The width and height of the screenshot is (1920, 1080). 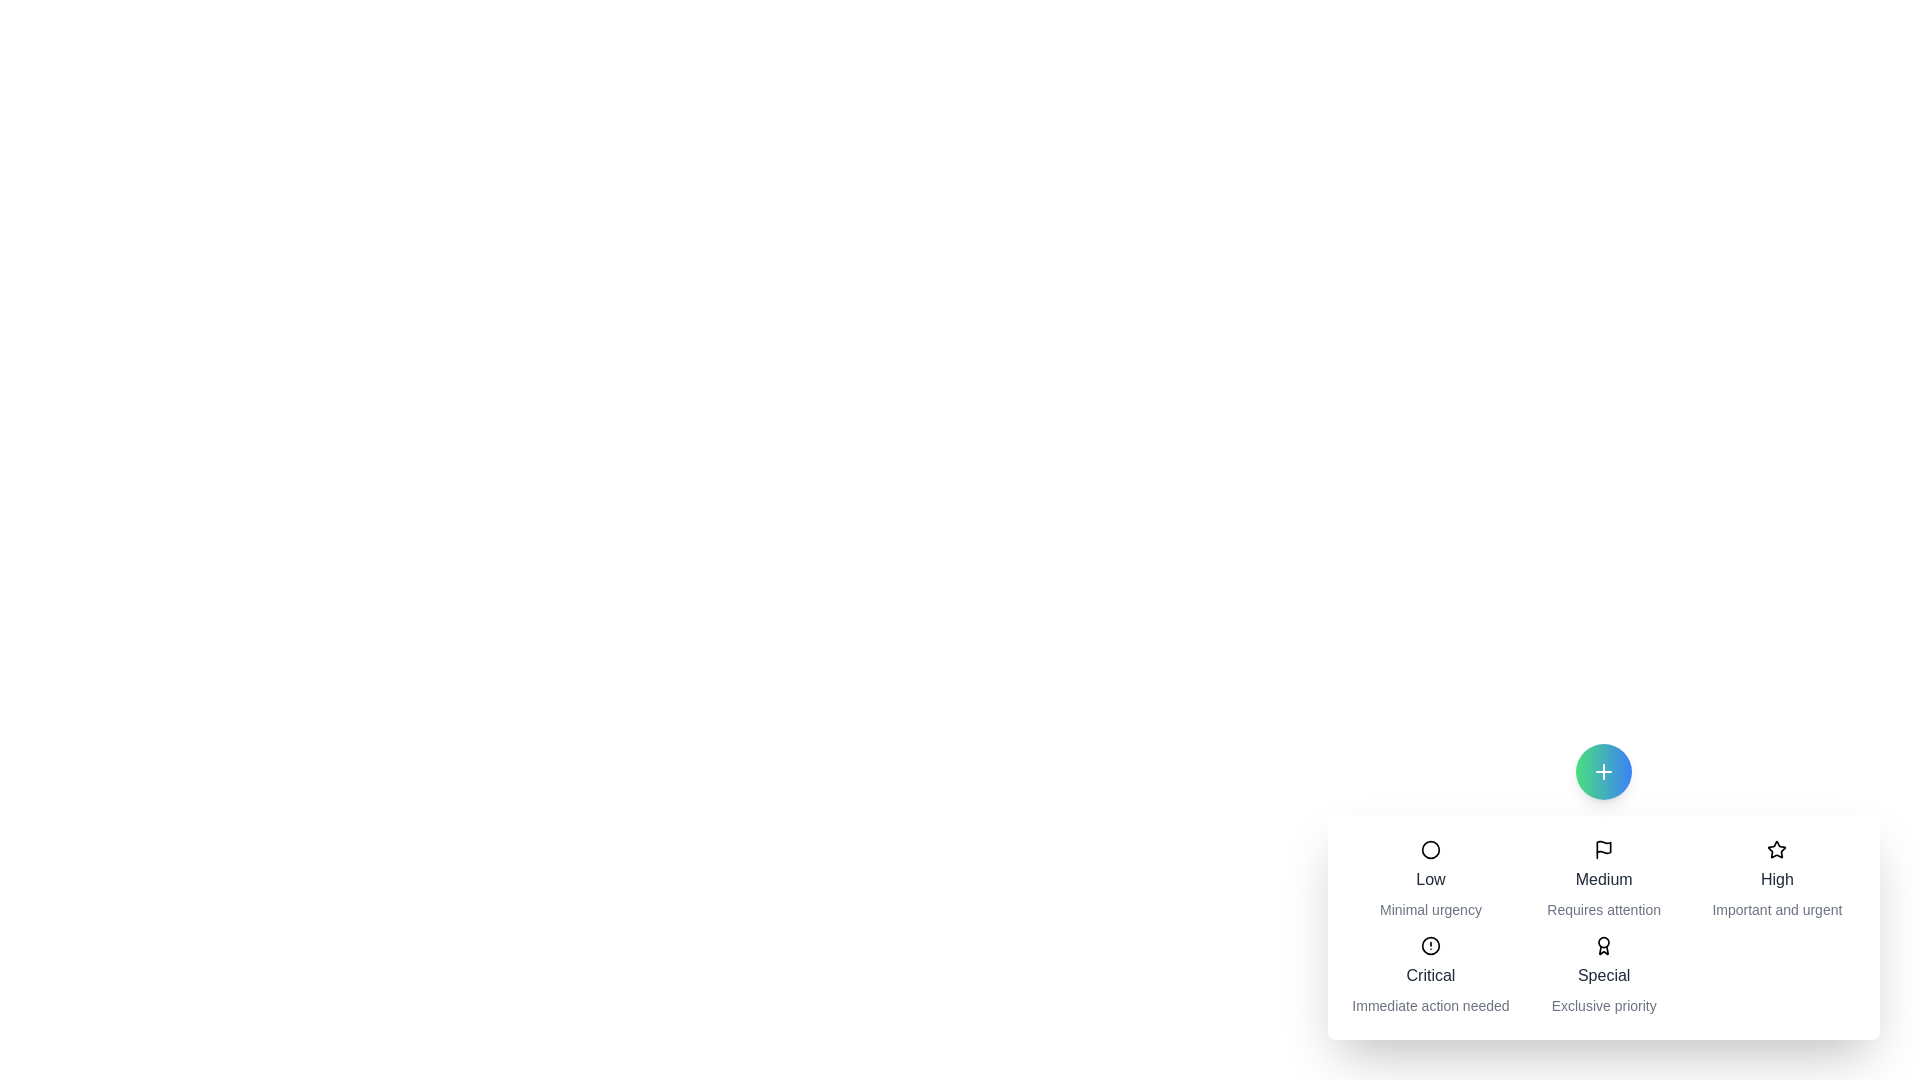 What do you see at coordinates (1777, 878) in the screenshot?
I see `the priority option High from the menu` at bounding box center [1777, 878].